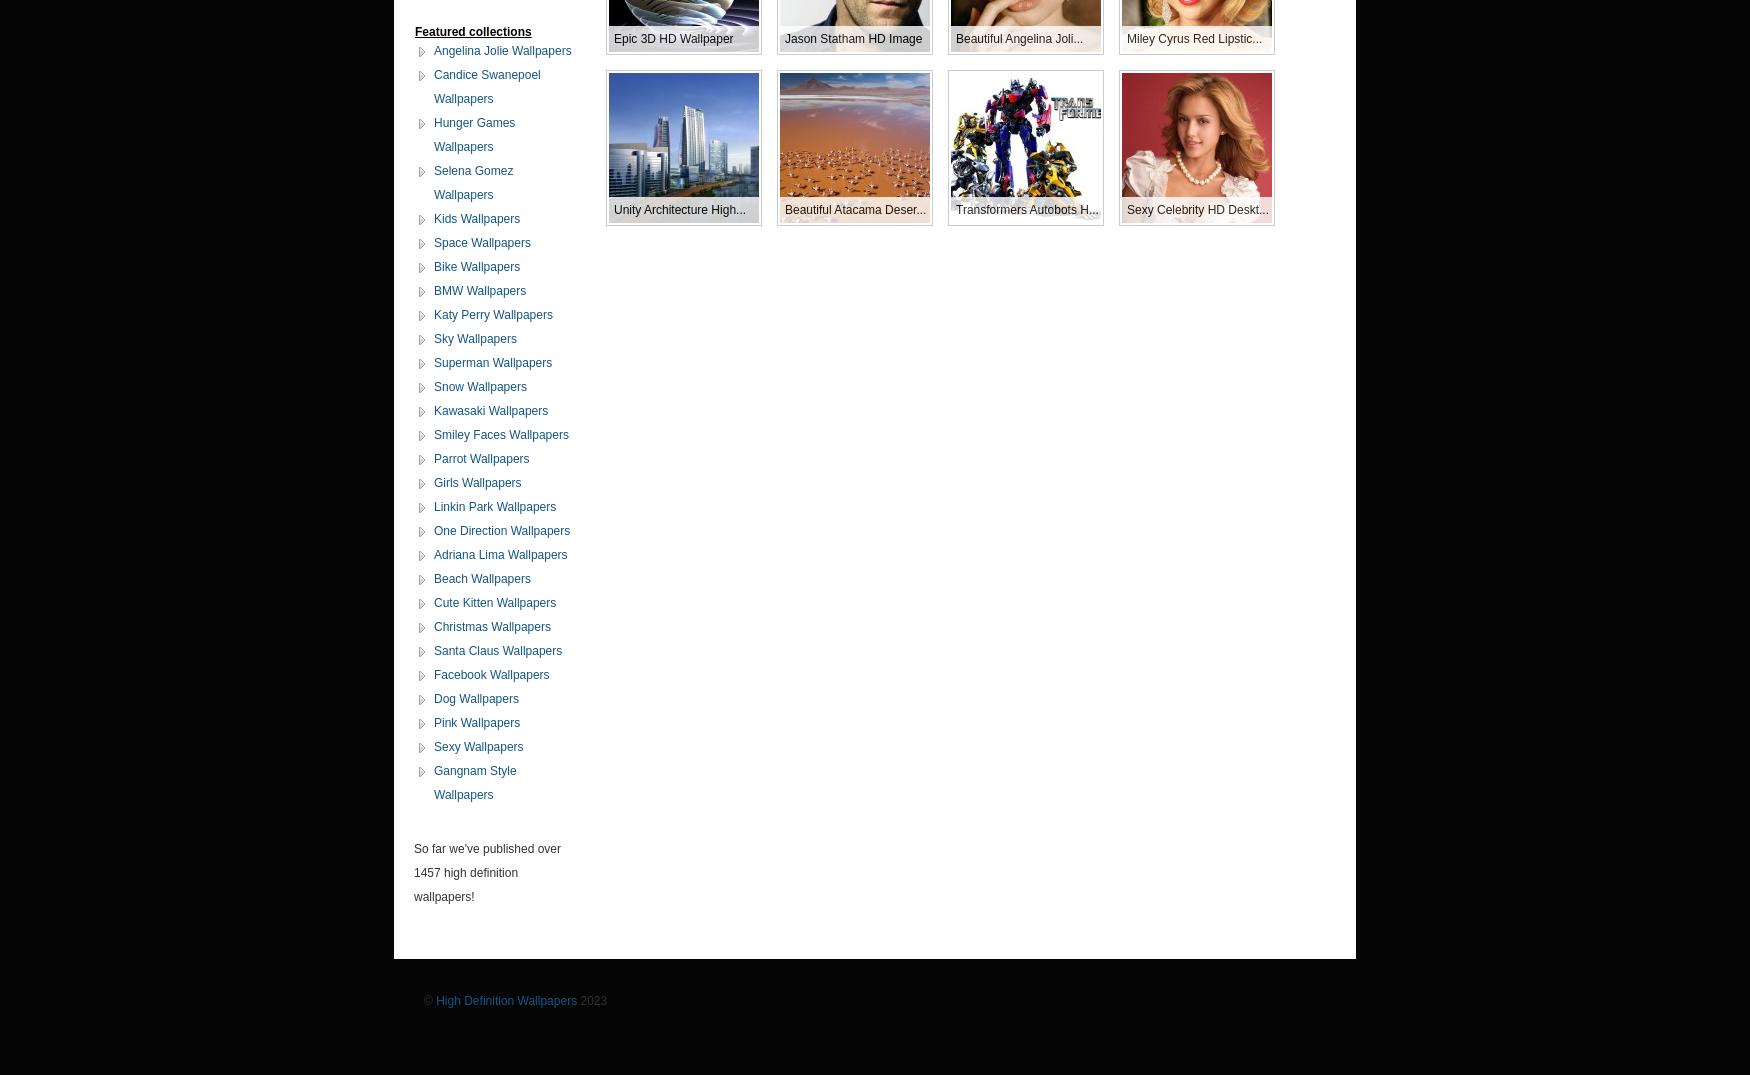 The height and width of the screenshot is (1075, 1750). Describe the element at coordinates (433, 578) in the screenshot. I see `'Beach Wallpapers'` at that location.